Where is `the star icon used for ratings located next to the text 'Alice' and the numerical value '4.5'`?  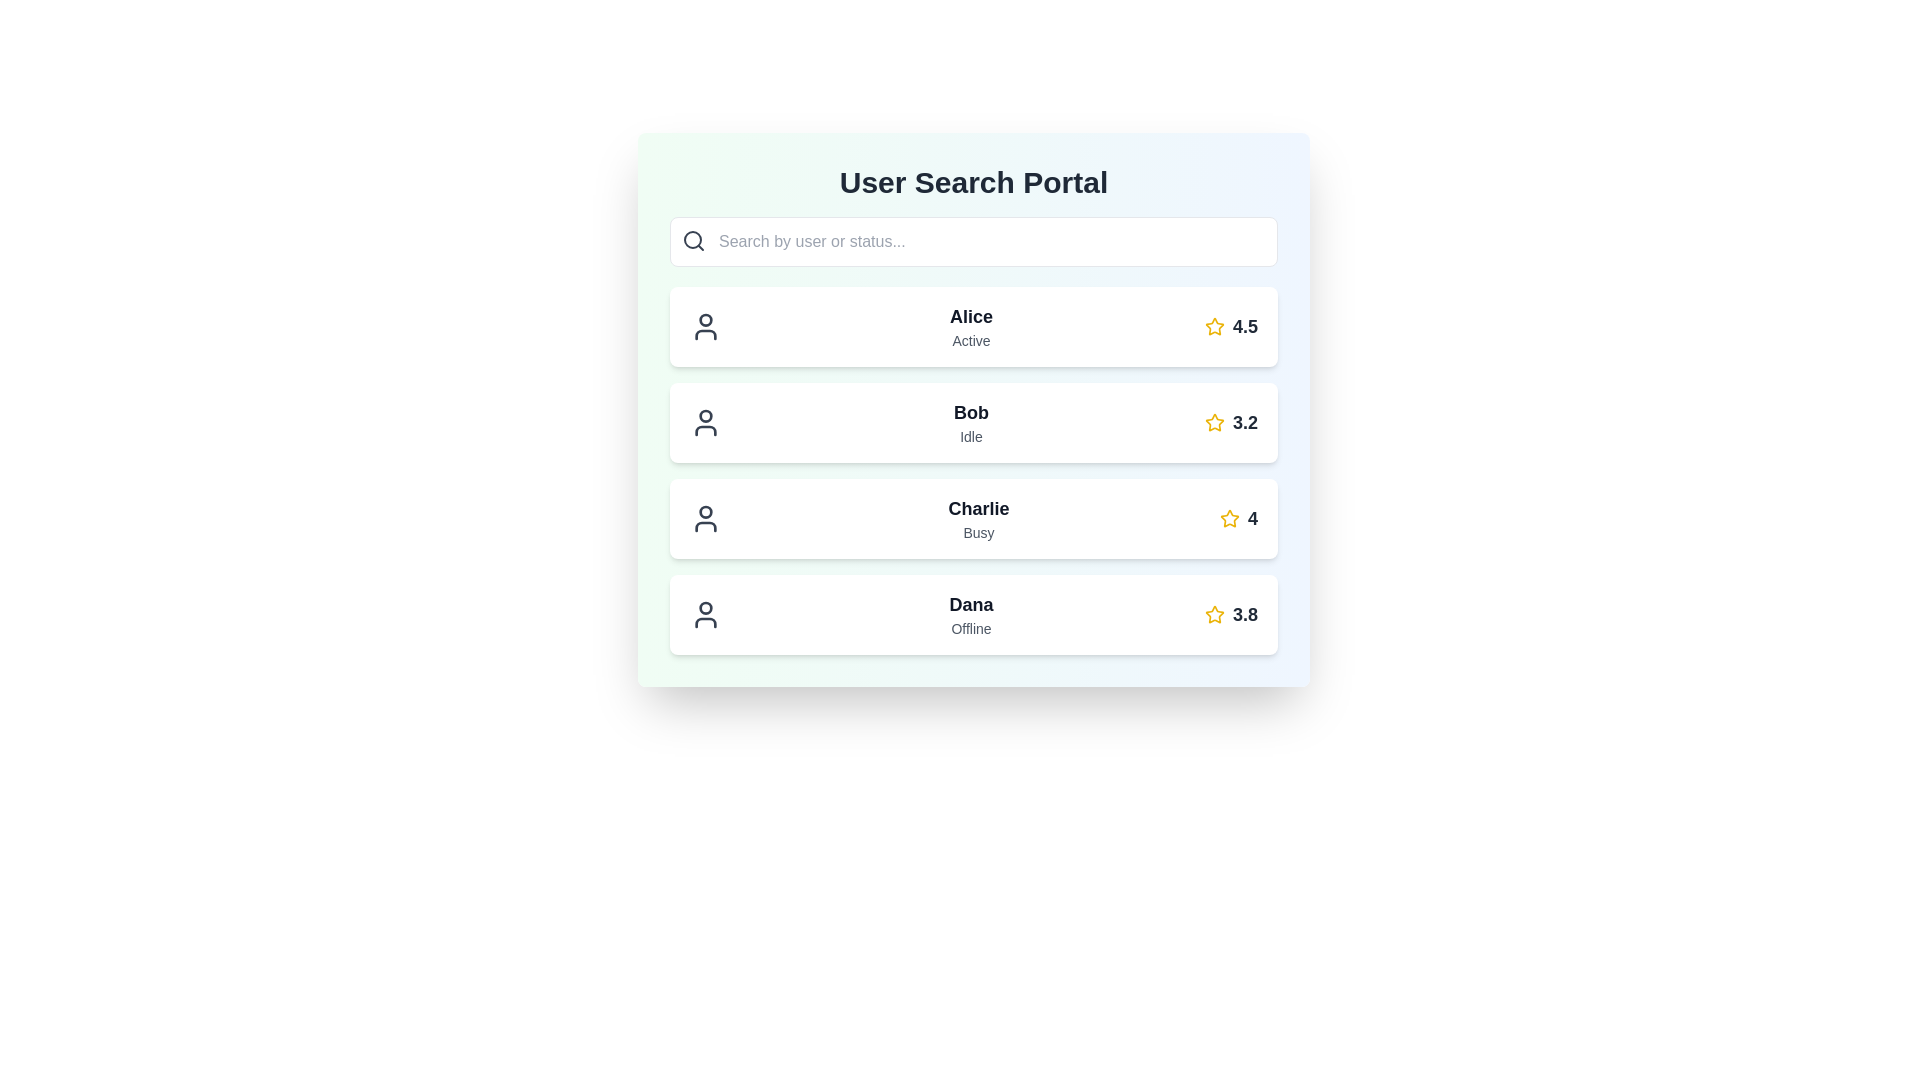
the star icon used for ratings located next to the text 'Alice' and the numerical value '4.5' is located at coordinates (1213, 326).